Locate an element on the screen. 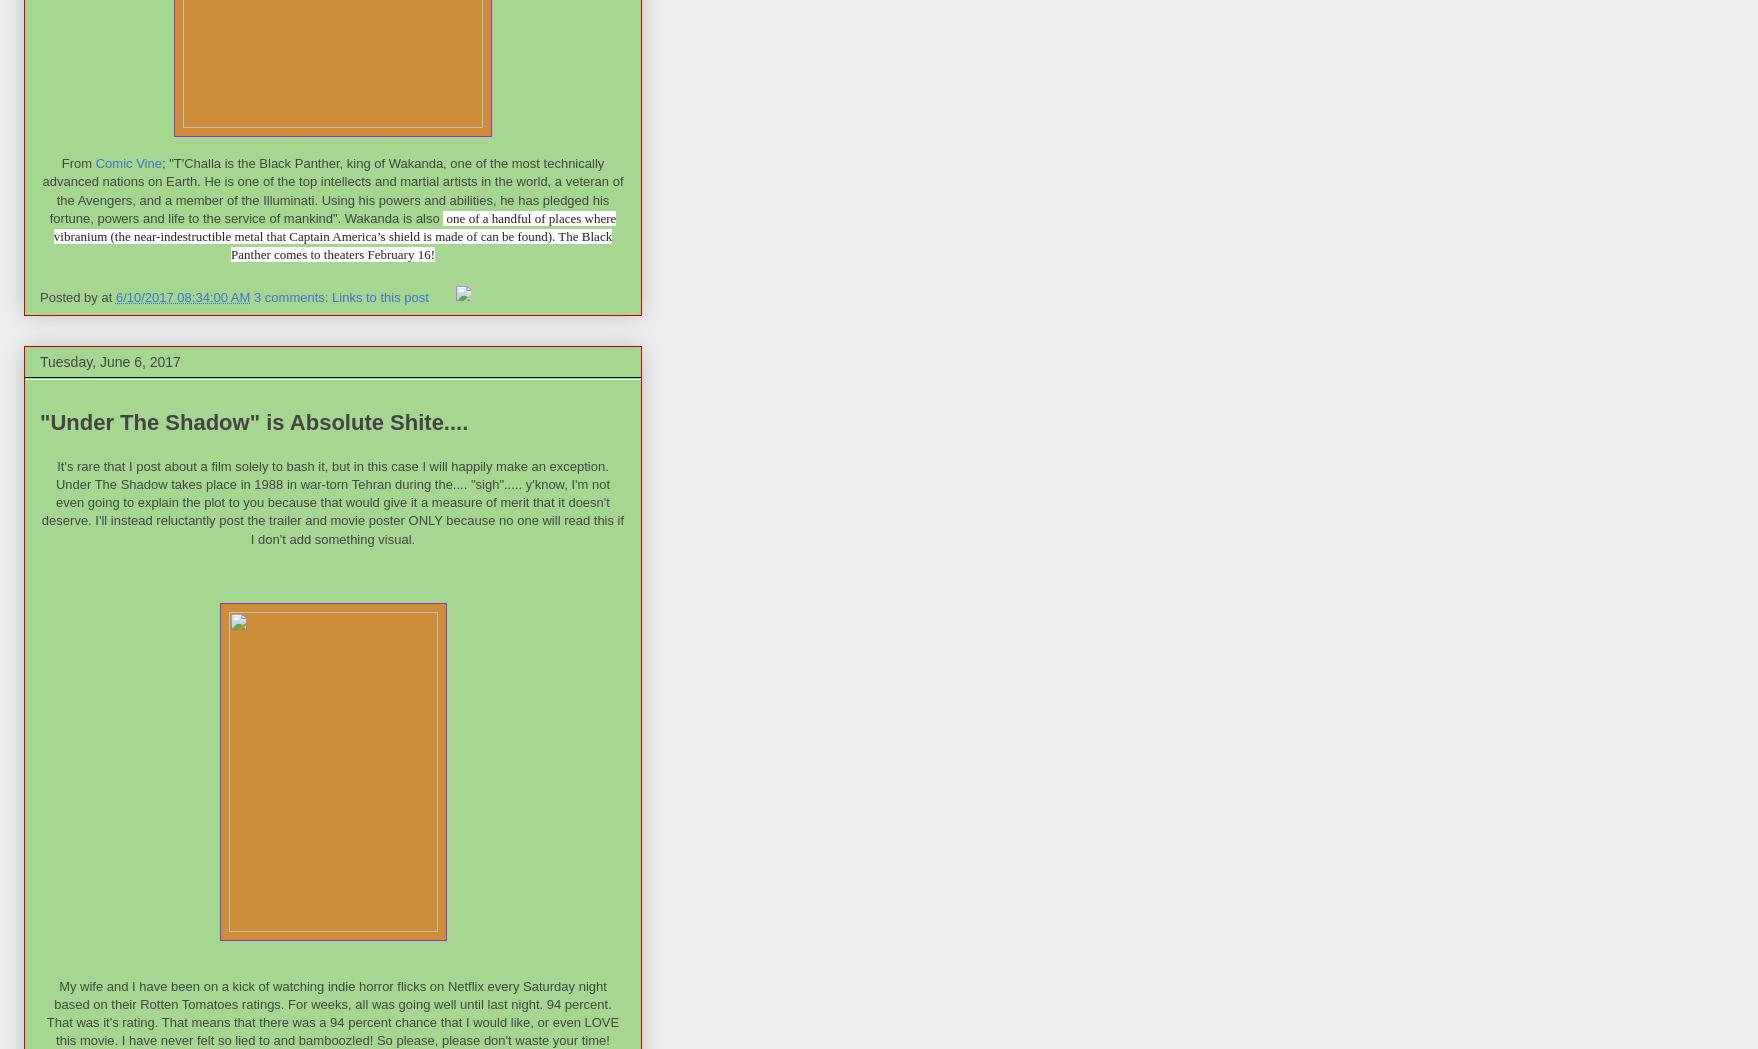 This screenshot has width=1758, height=1049. 'Tuesday, June 6, 2017' is located at coordinates (110, 359).